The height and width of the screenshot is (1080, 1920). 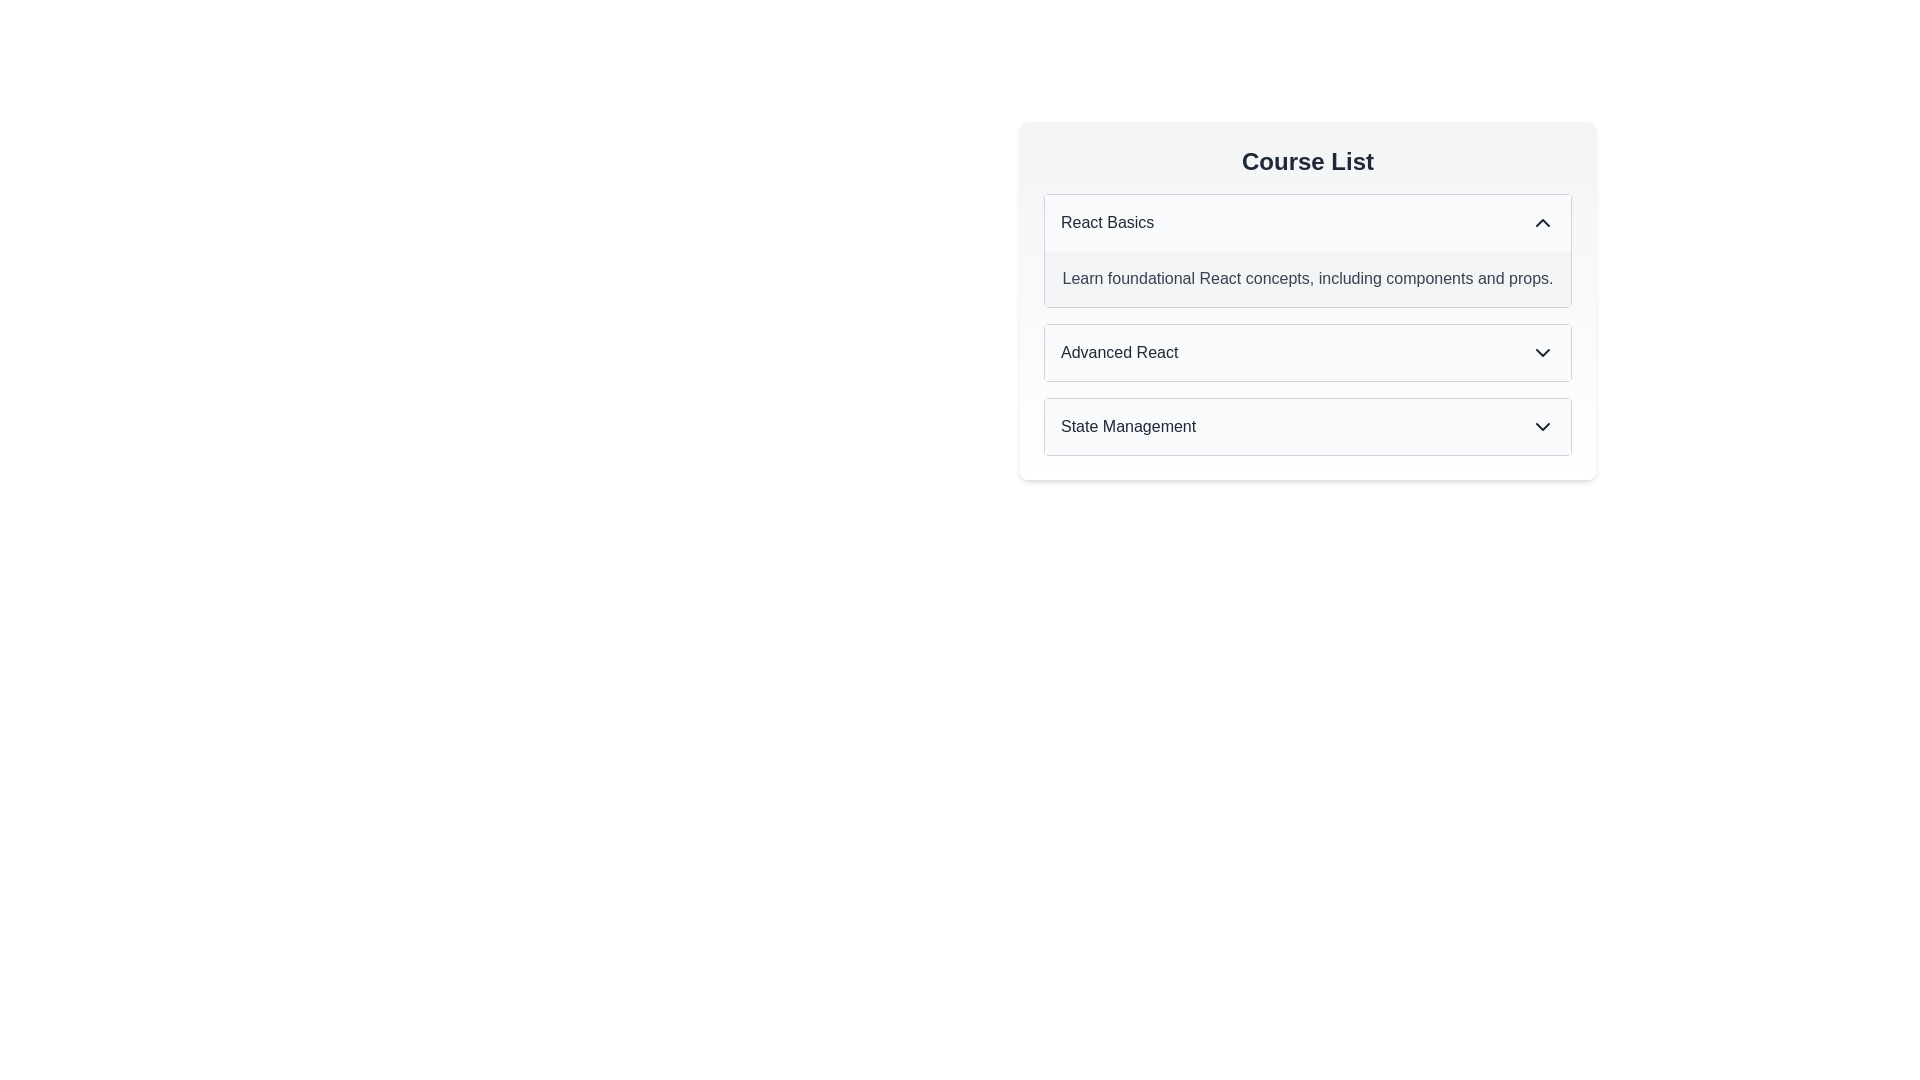 What do you see at coordinates (1308, 323) in the screenshot?
I see `the 'Advanced React' collapsible section located` at bounding box center [1308, 323].